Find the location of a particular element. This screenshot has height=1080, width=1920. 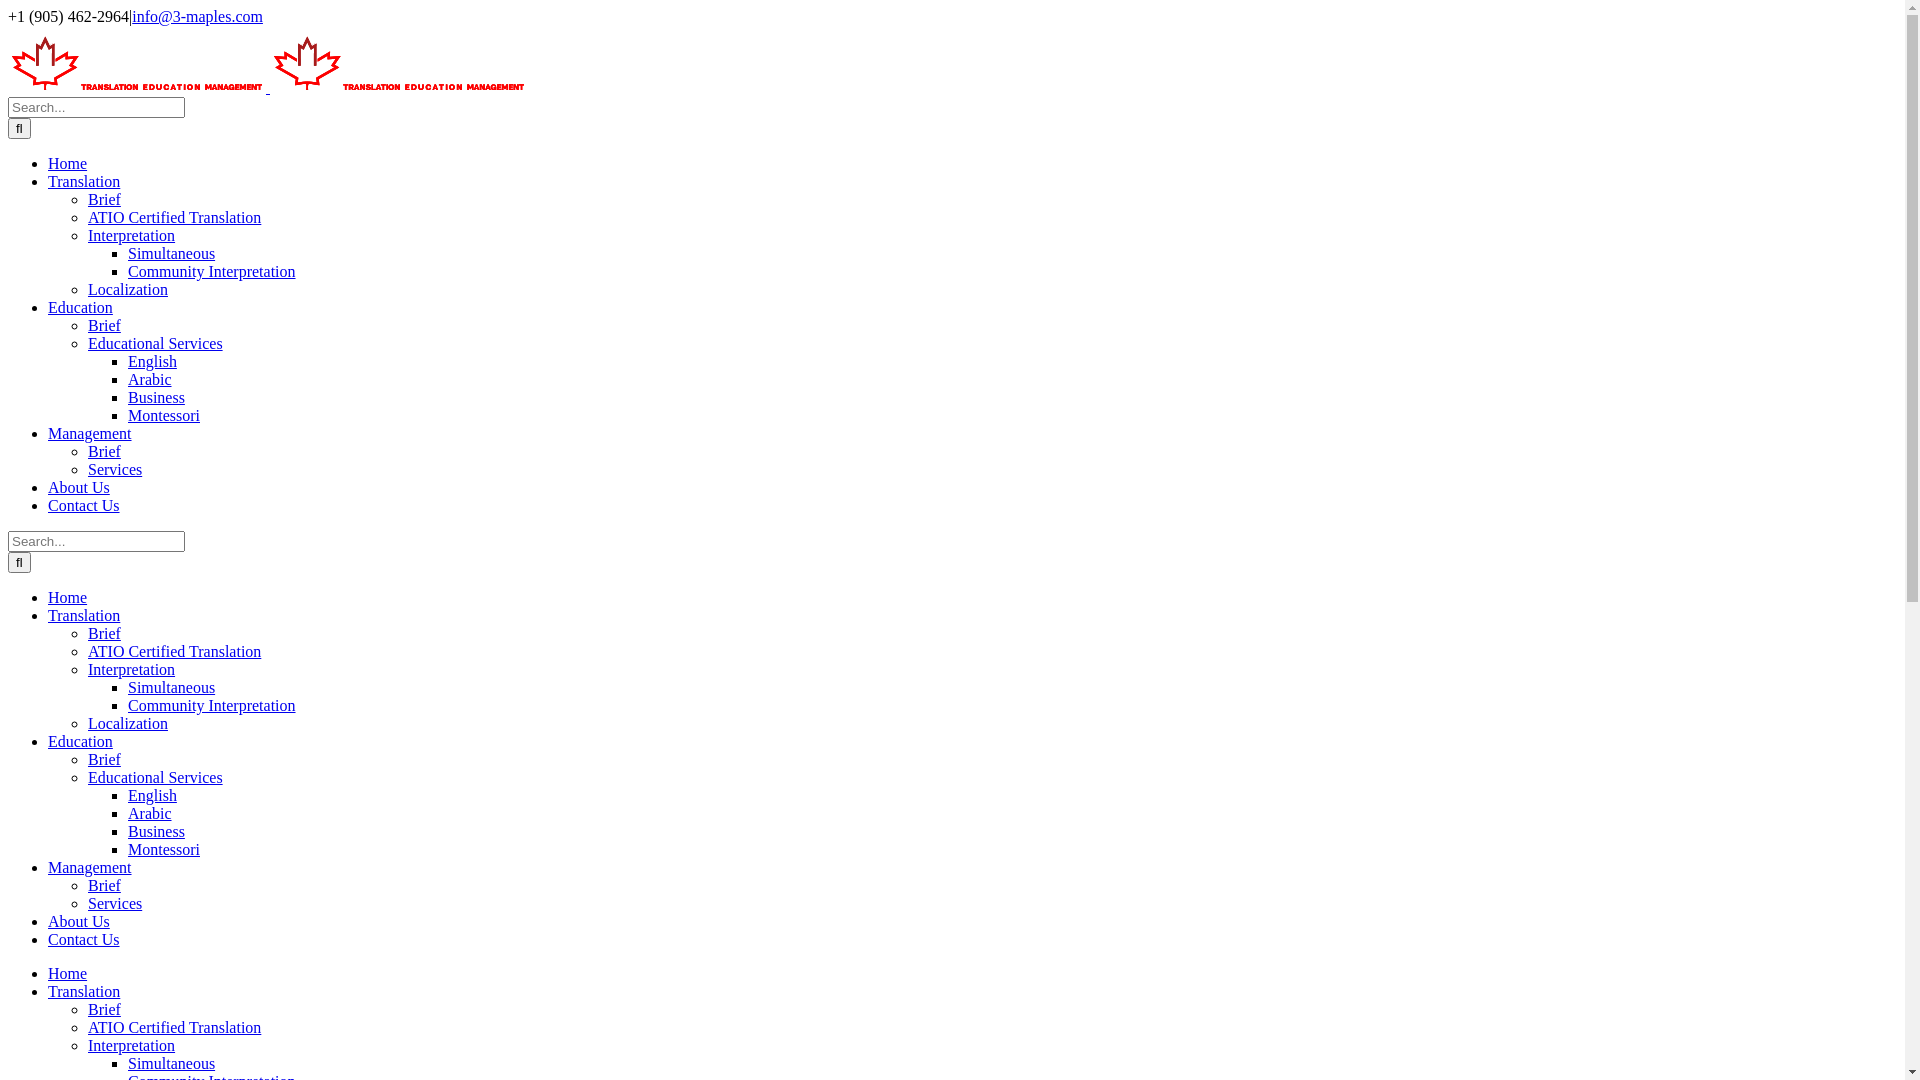

'Management' is located at coordinates (89, 866).